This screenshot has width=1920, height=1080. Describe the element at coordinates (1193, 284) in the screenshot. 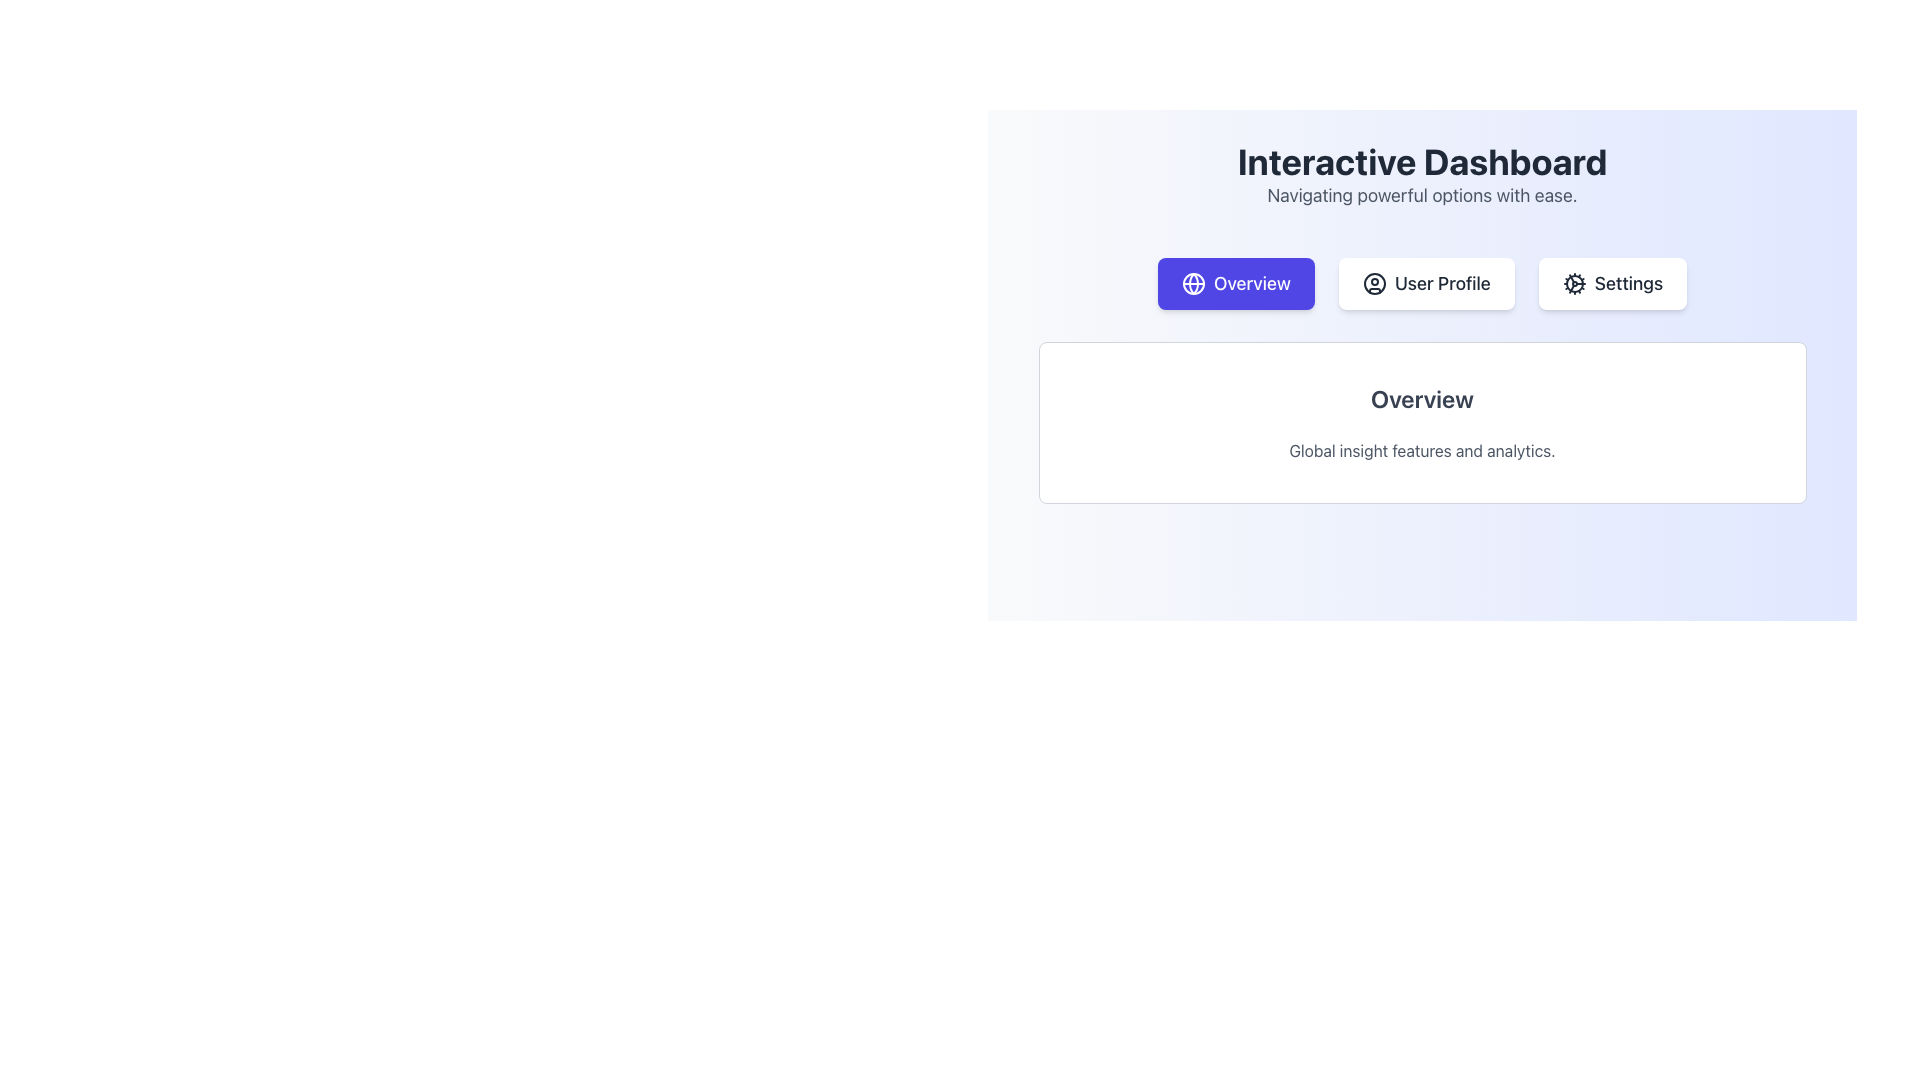

I see `the globe icon styled as an SVG, which is located to the left of the 'Overview' text in the navigation bar` at that location.